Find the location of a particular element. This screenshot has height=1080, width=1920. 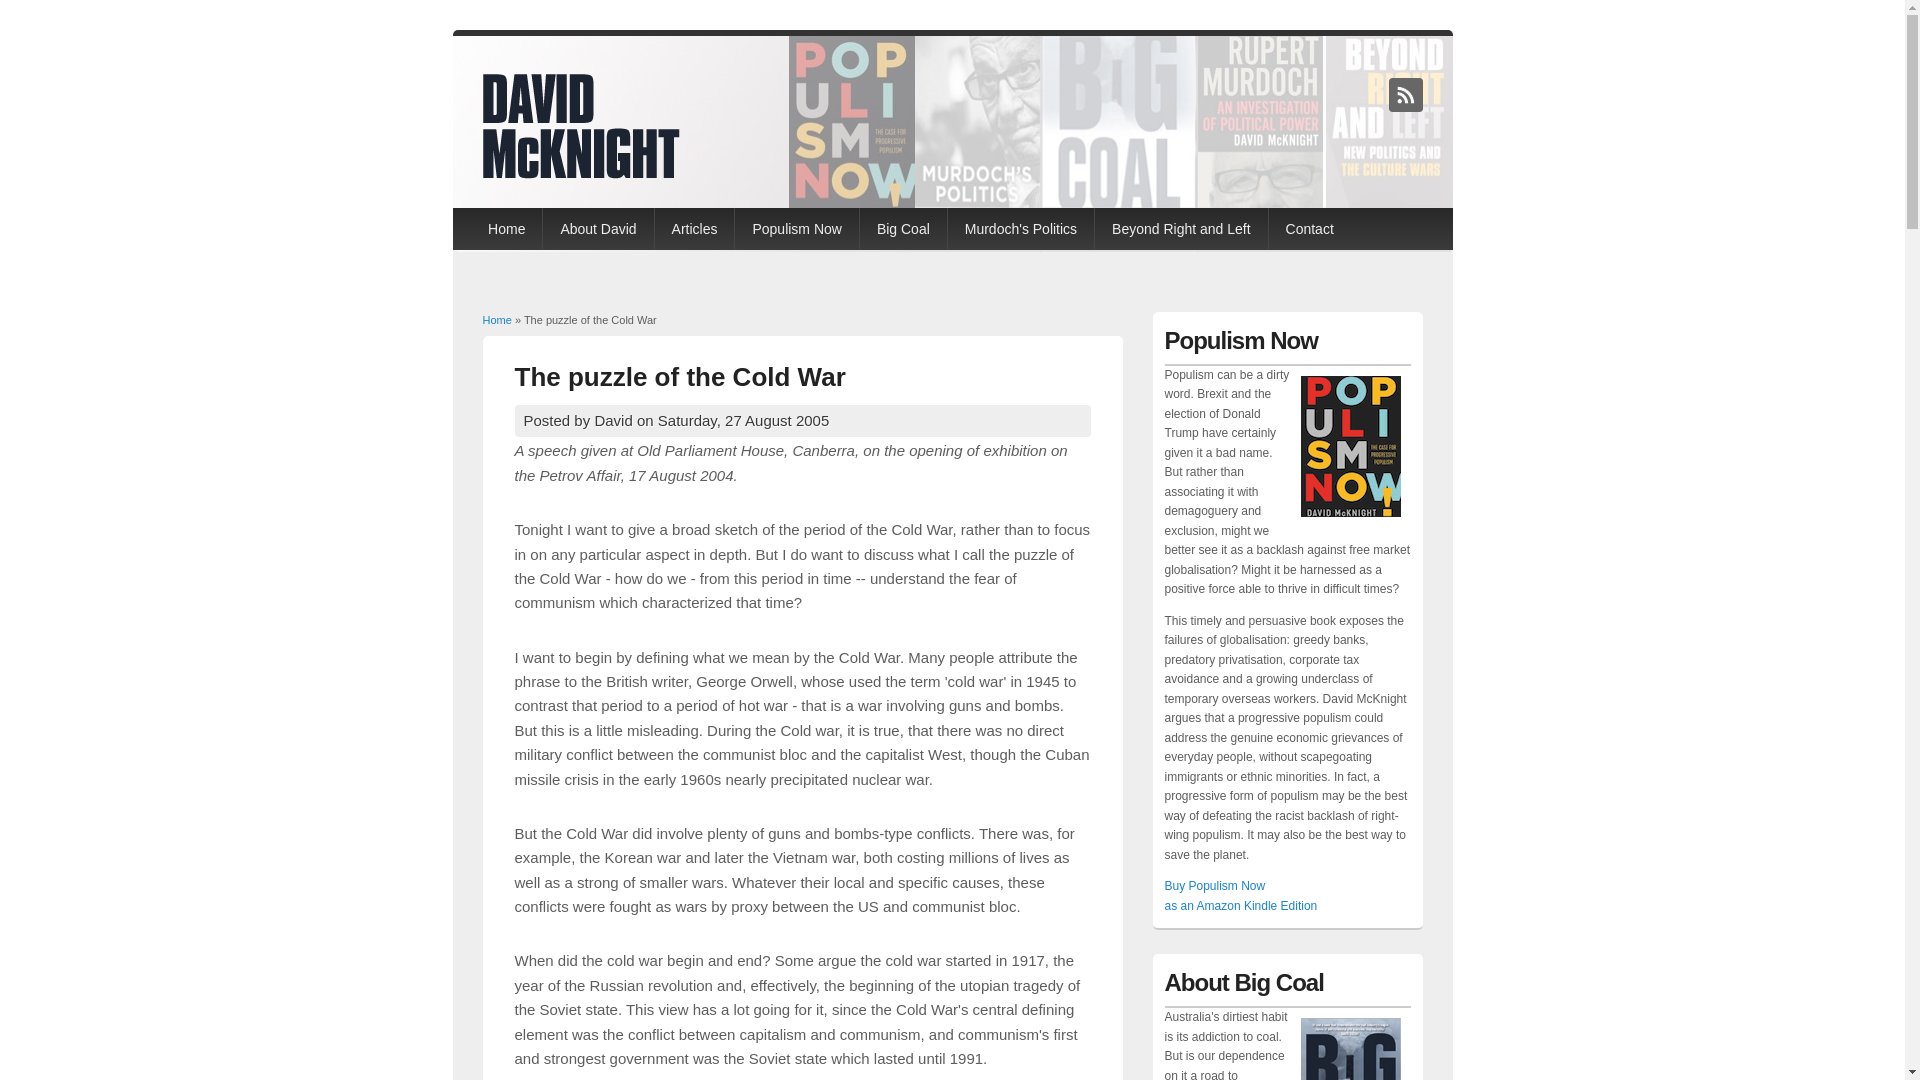

'Articles' is located at coordinates (654, 227).